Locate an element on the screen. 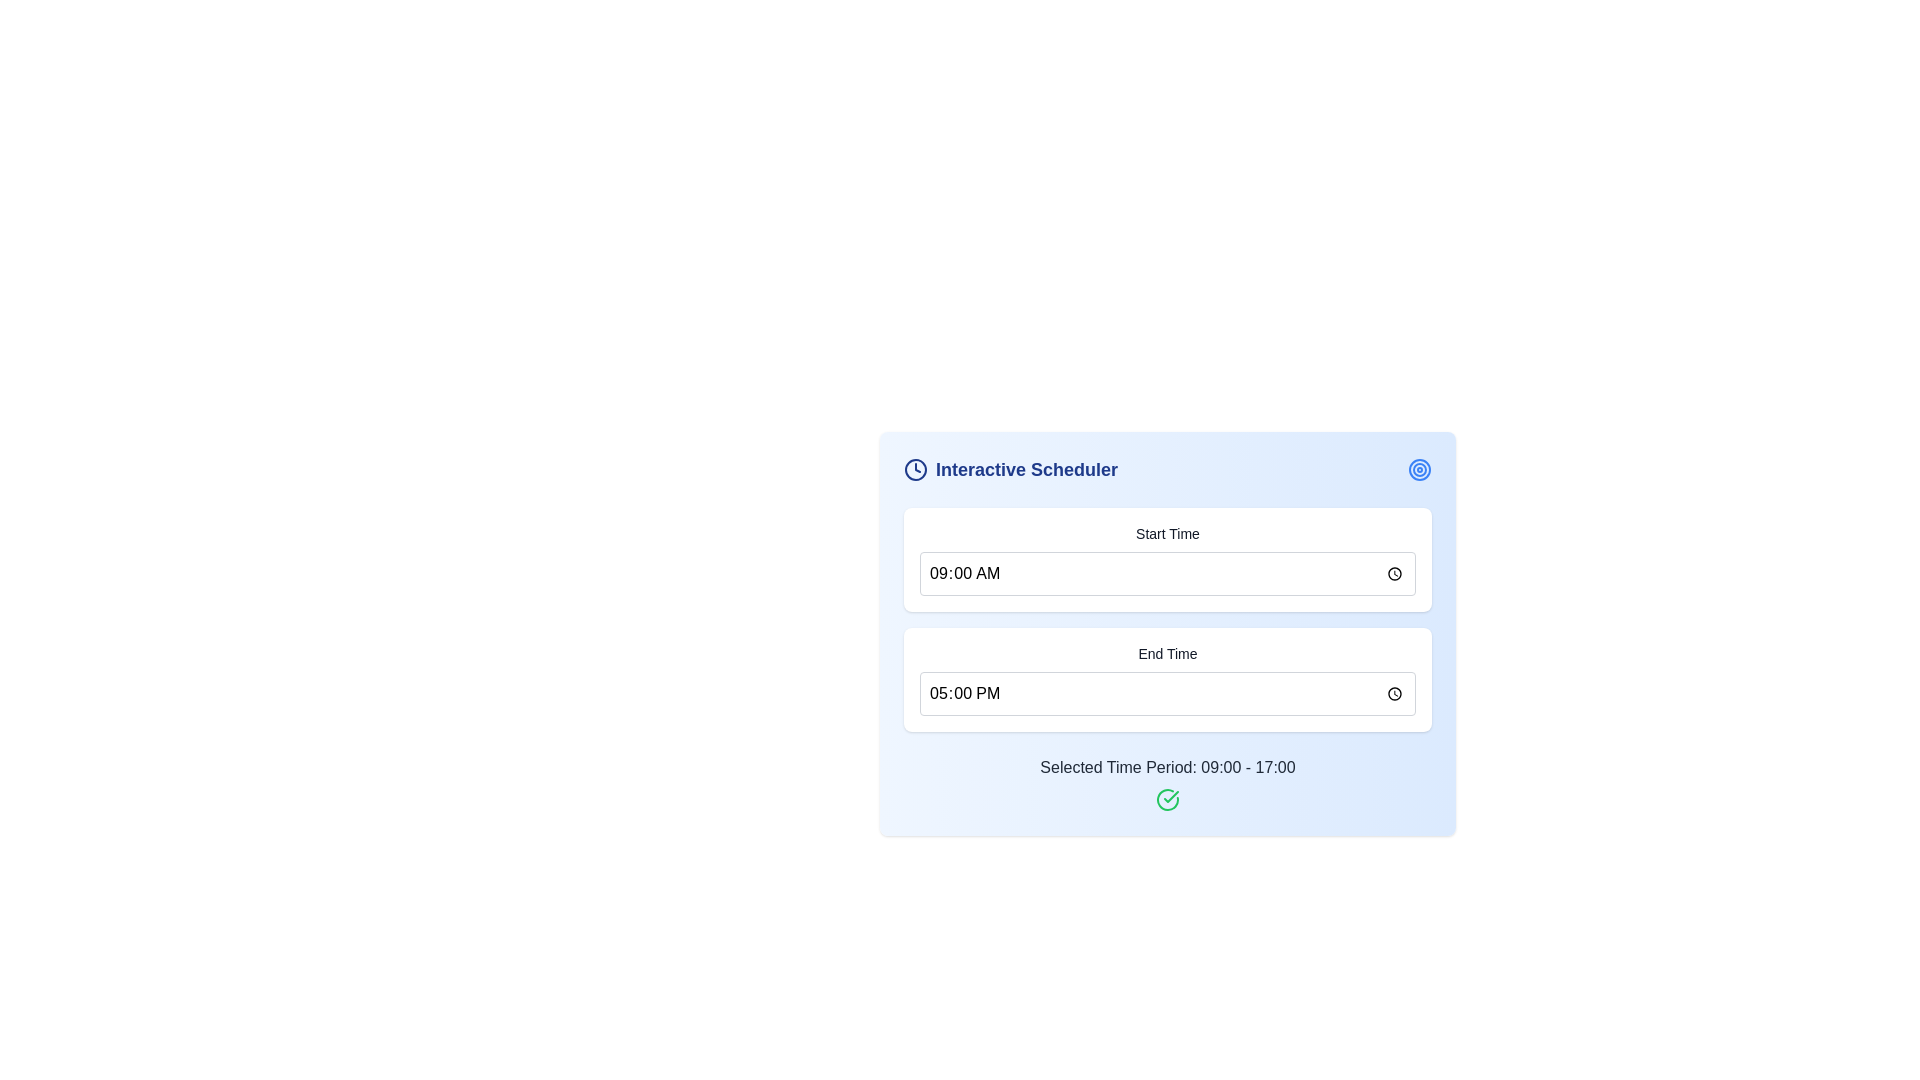 The width and height of the screenshot is (1920, 1080). the small circular green checkmark icon indicating success, positioned to the right of the text 'Selected Time Period: 09:00 - 17:00' is located at coordinates (1167, 798).